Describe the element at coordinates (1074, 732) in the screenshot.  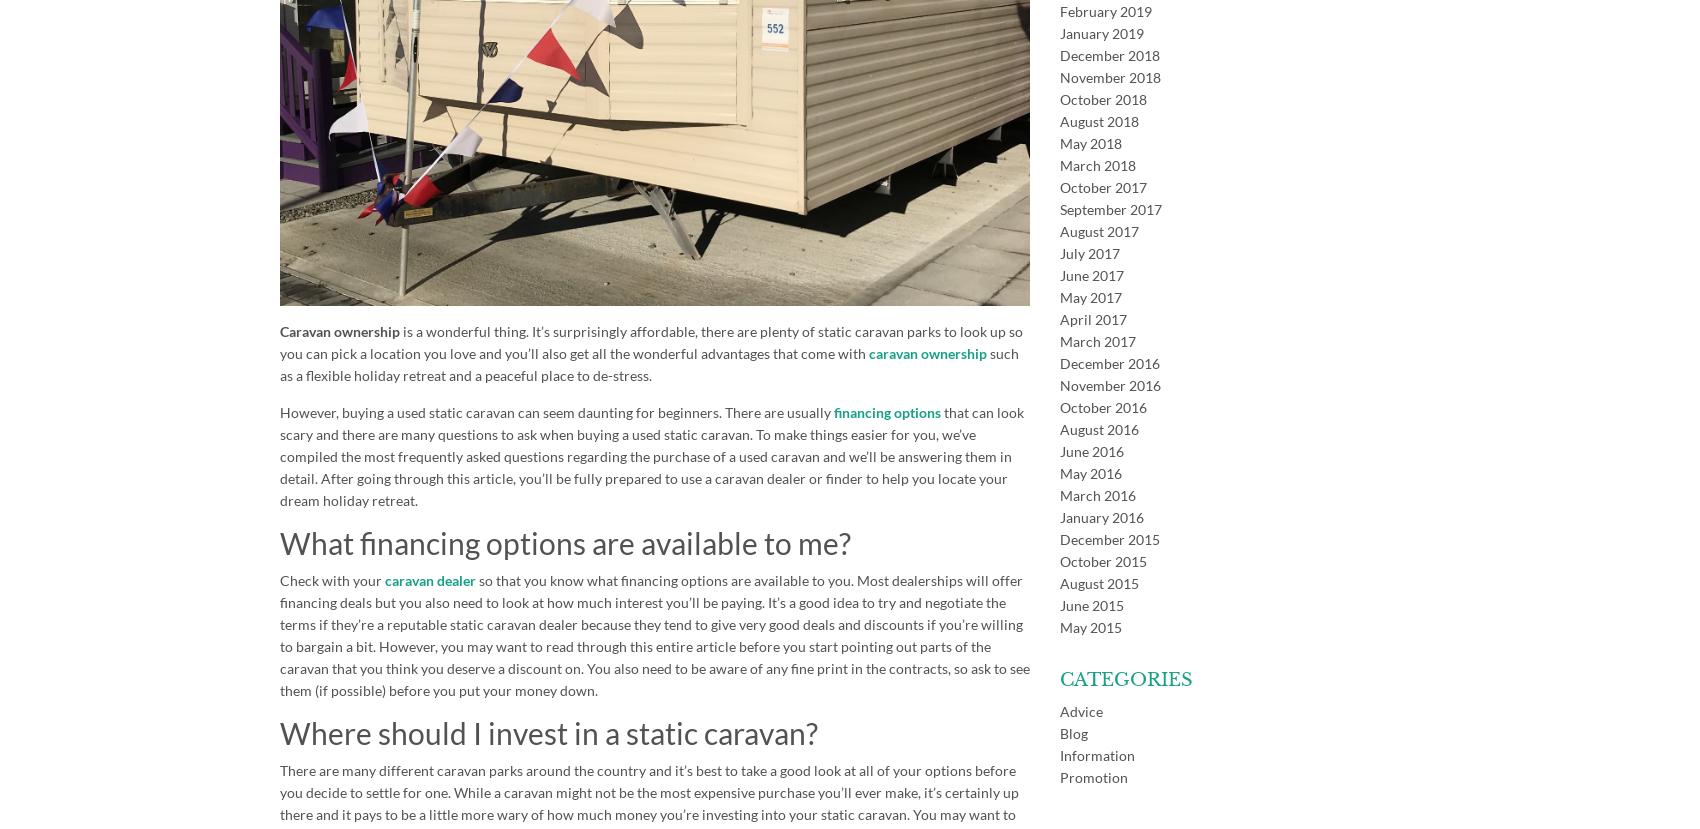
I see `'Blog'` at that location.